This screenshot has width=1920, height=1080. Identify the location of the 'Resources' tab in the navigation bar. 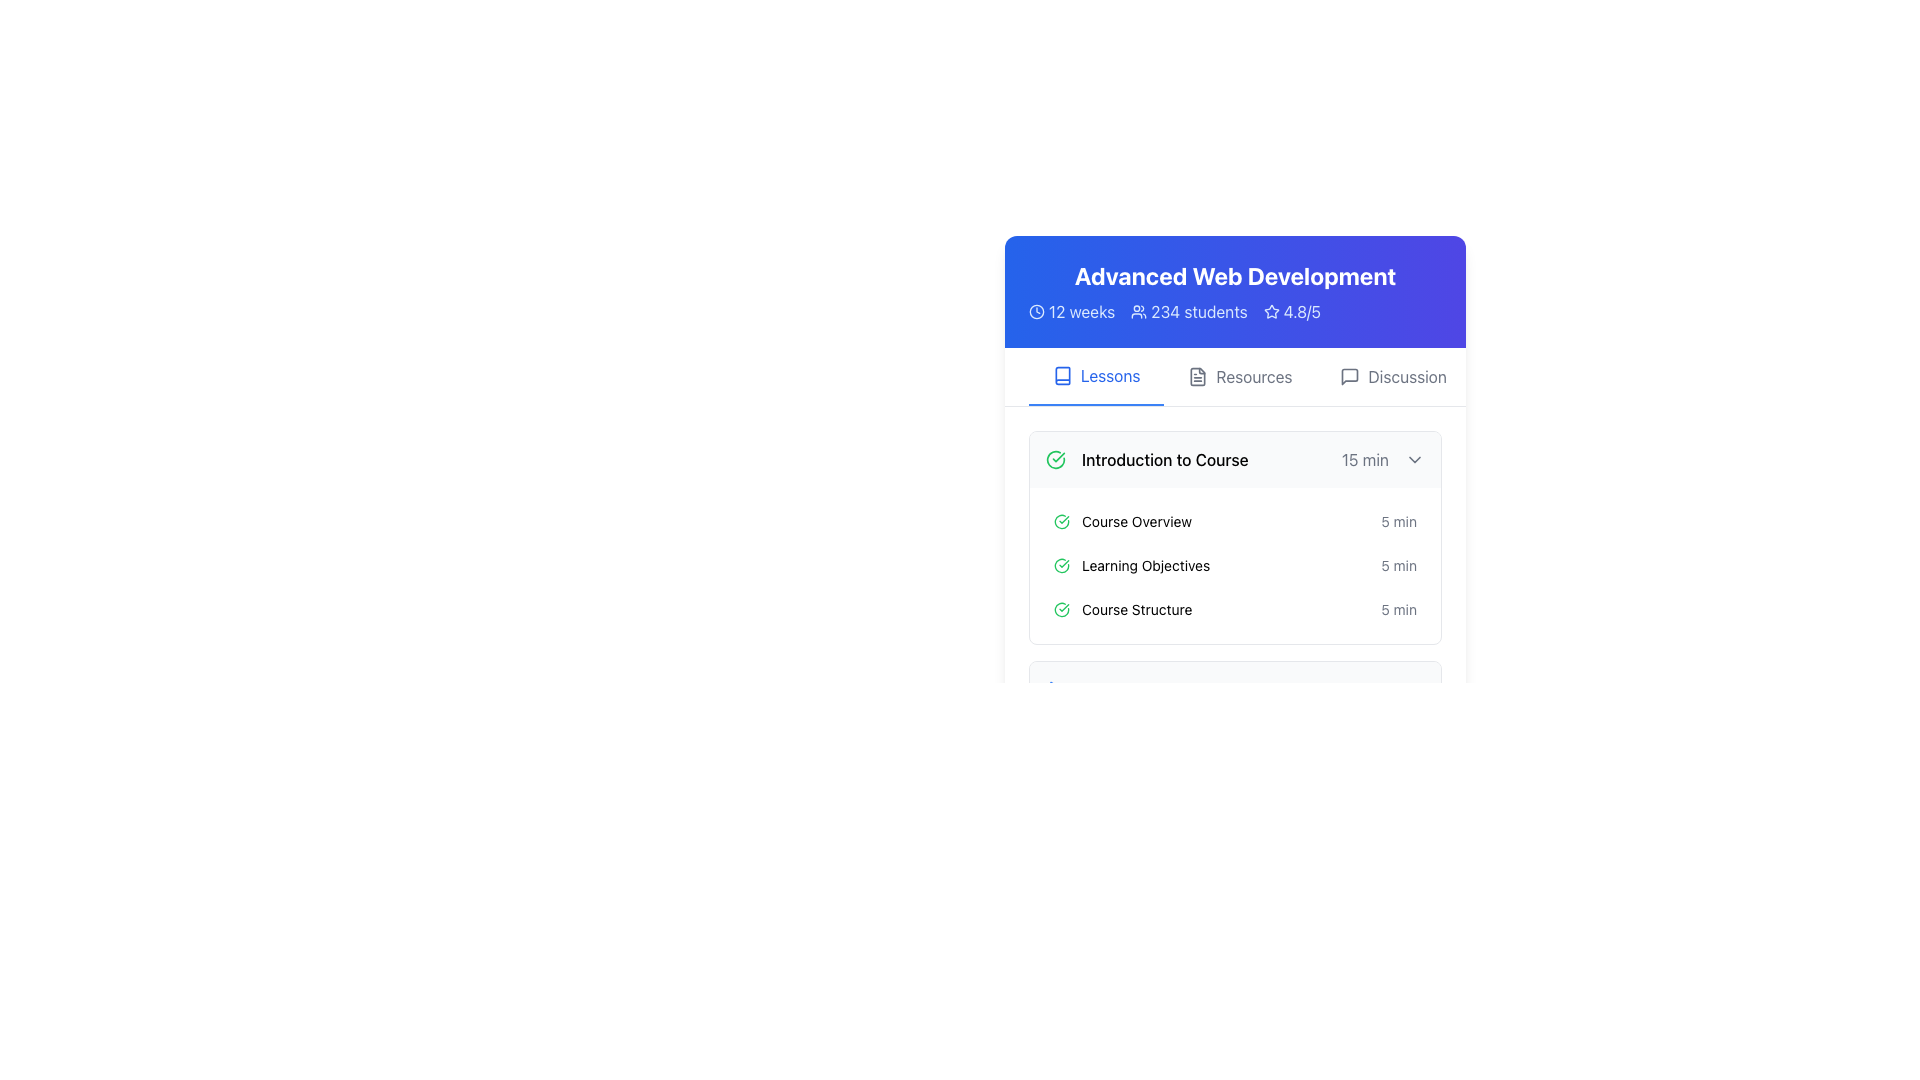
(1234, 377).